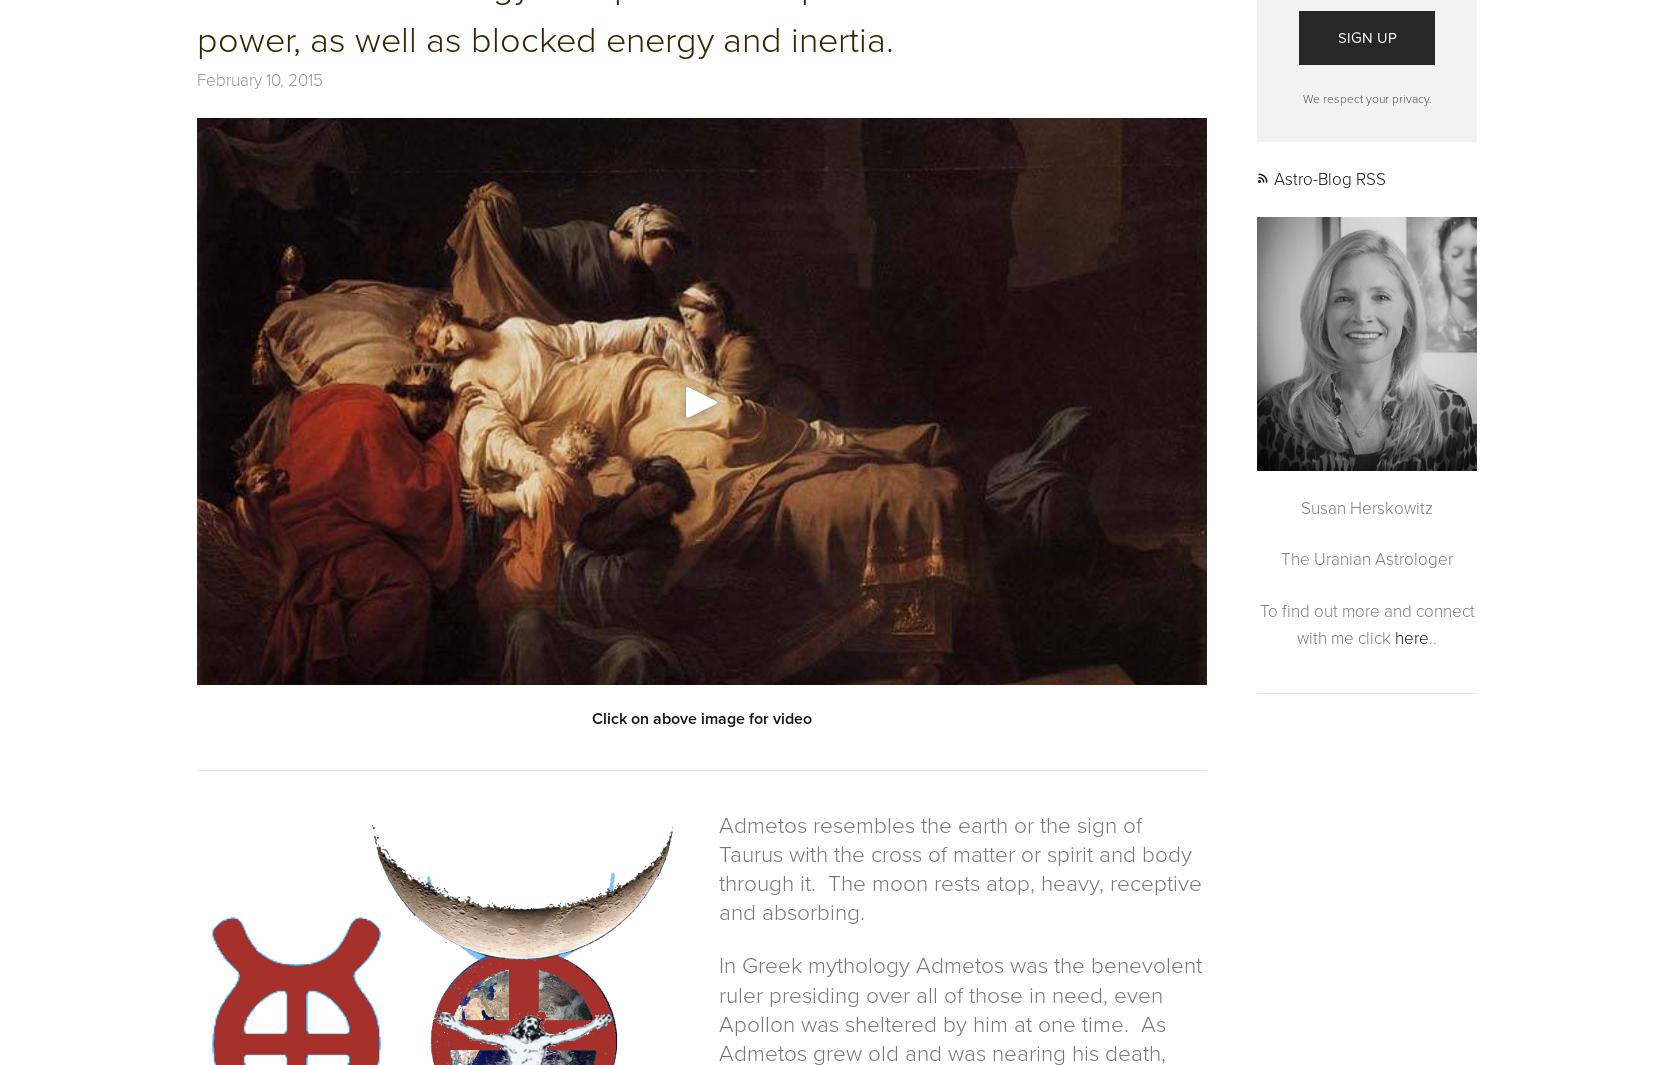 This screenshot has width=1674, height=1065. What do you see at coordinates (1336, 35) in the screenshot?
I see `'Sign Up'` at bounding box center [1336, 35].